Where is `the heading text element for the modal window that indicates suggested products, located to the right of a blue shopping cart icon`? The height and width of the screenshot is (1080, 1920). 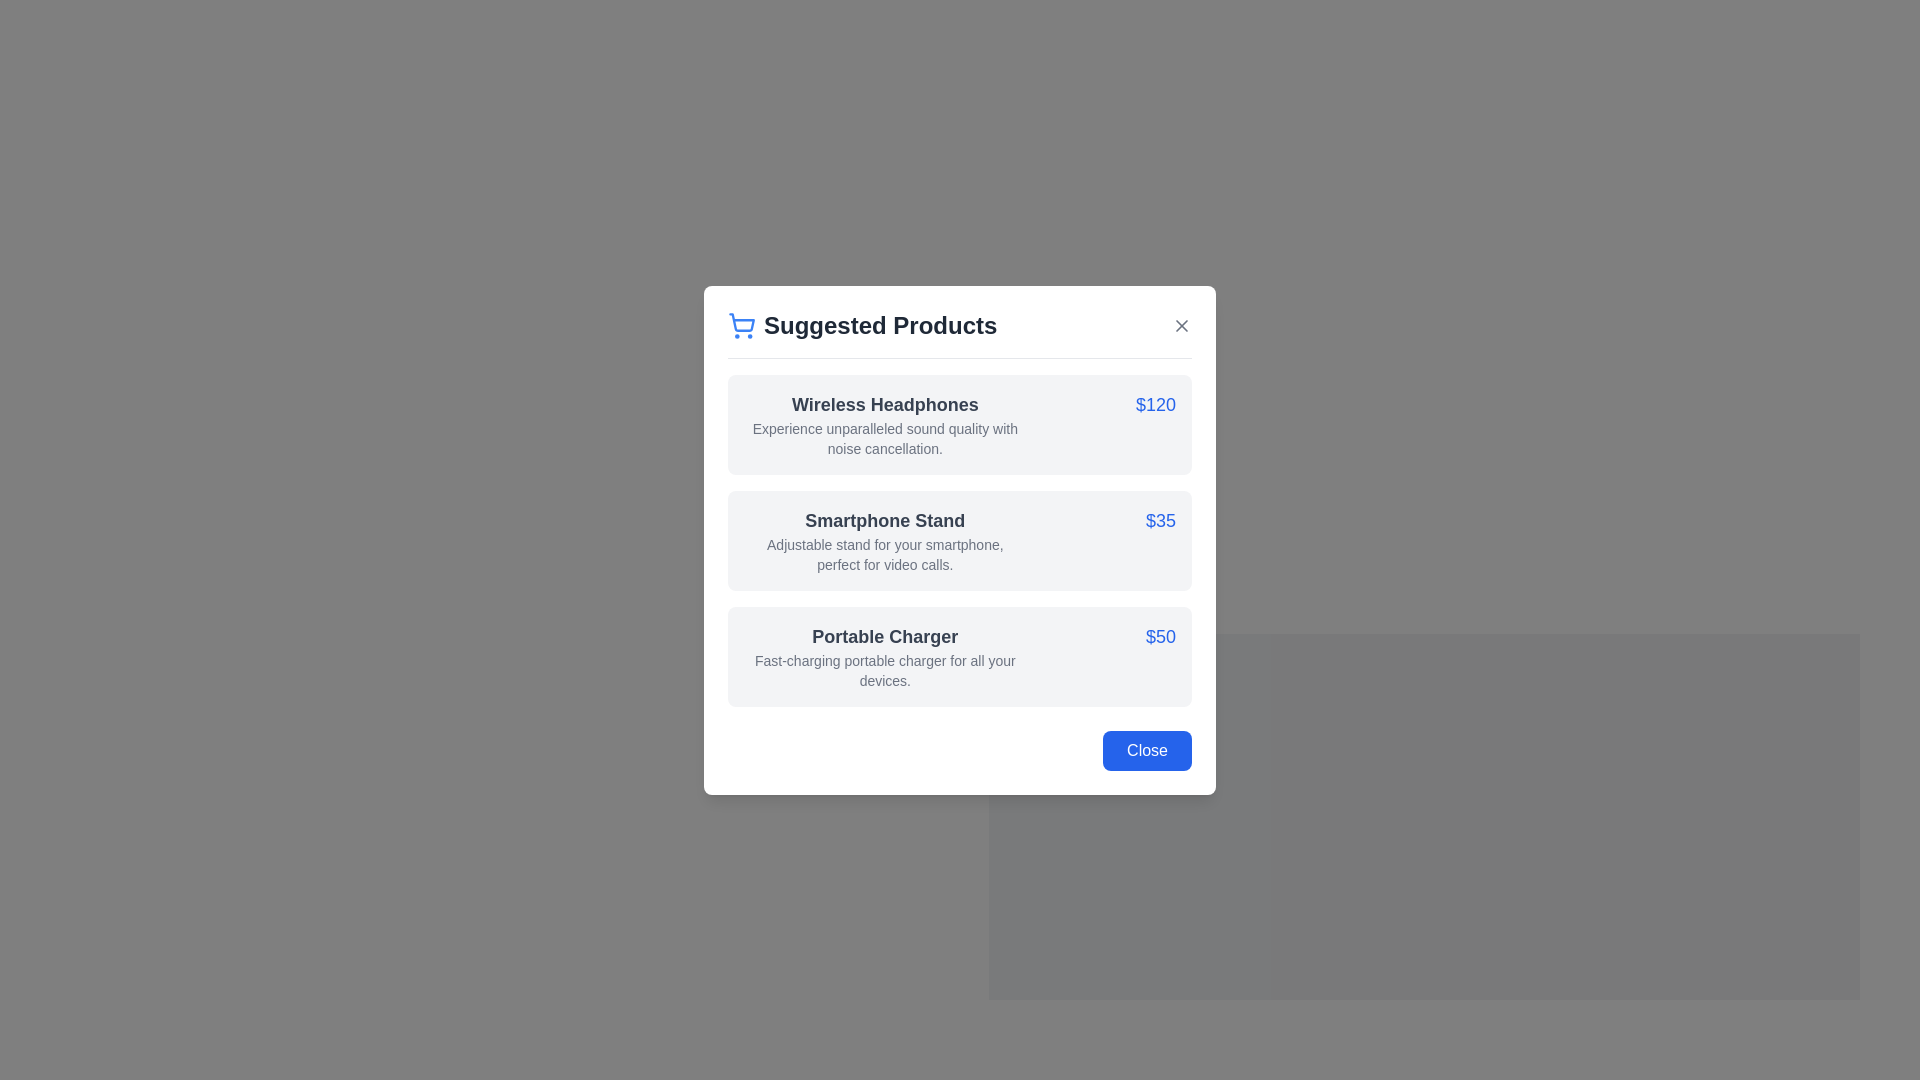
the heading text element for the modal window that indicates suggested products, located to the right of a blue shopping cart icon is located at coordinates (862, 324).